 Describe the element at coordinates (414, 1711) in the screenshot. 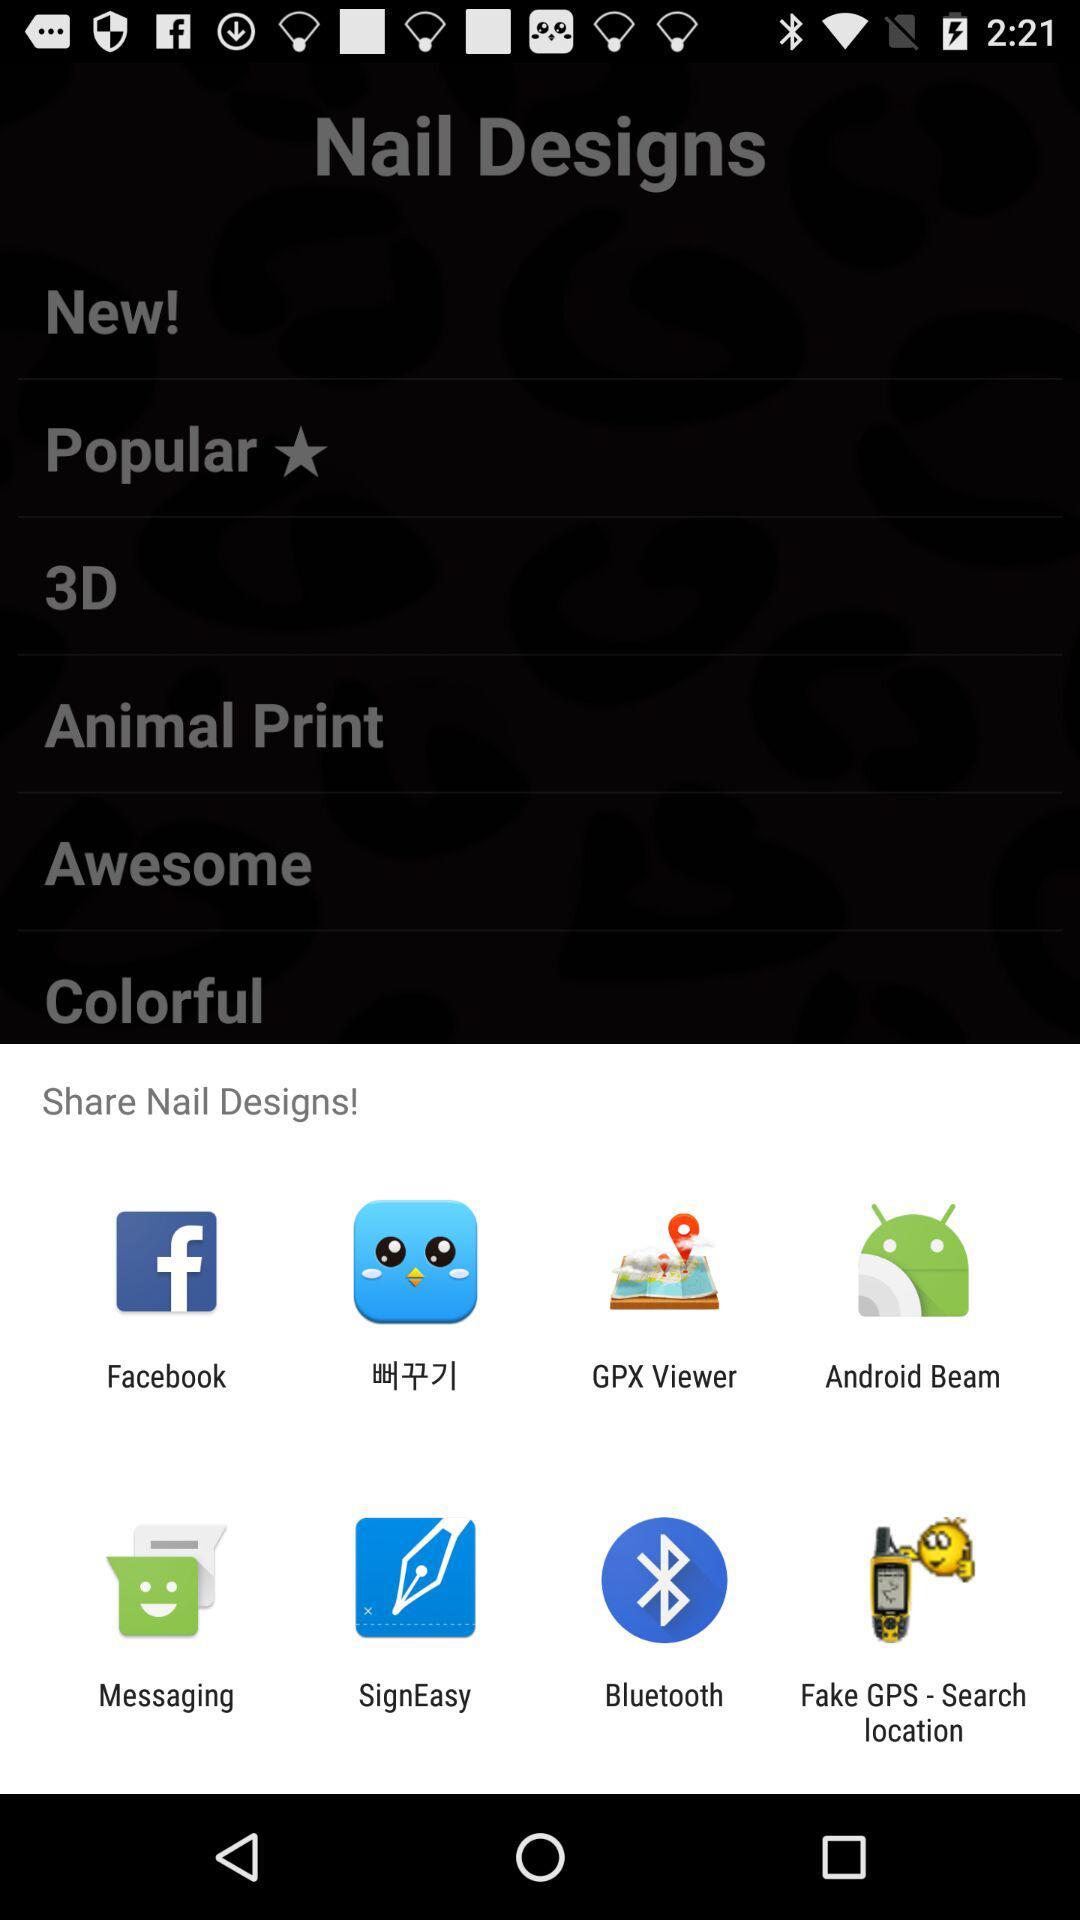

I see `signeasy` at that location.